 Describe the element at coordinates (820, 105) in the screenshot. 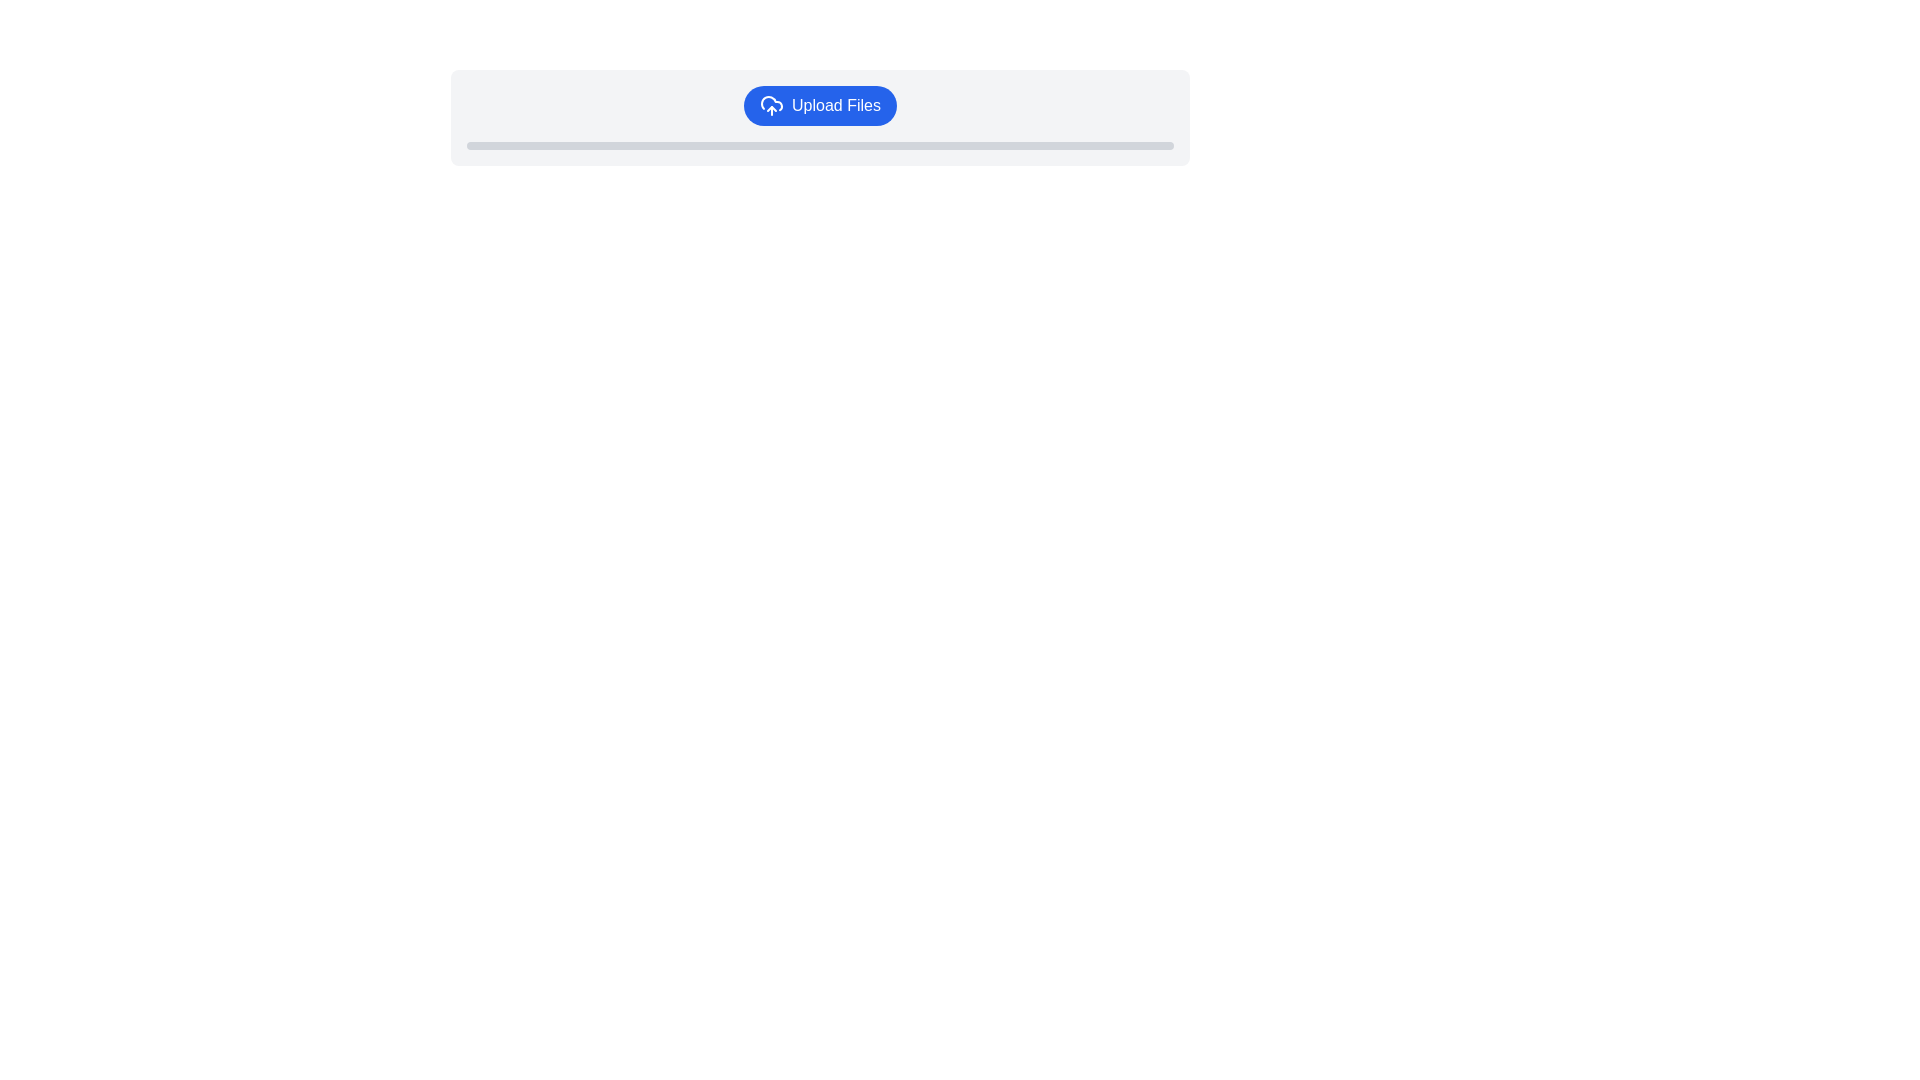

I see `the rounded rectangular button labeled 'Upload Files' with a blue background` at that location.